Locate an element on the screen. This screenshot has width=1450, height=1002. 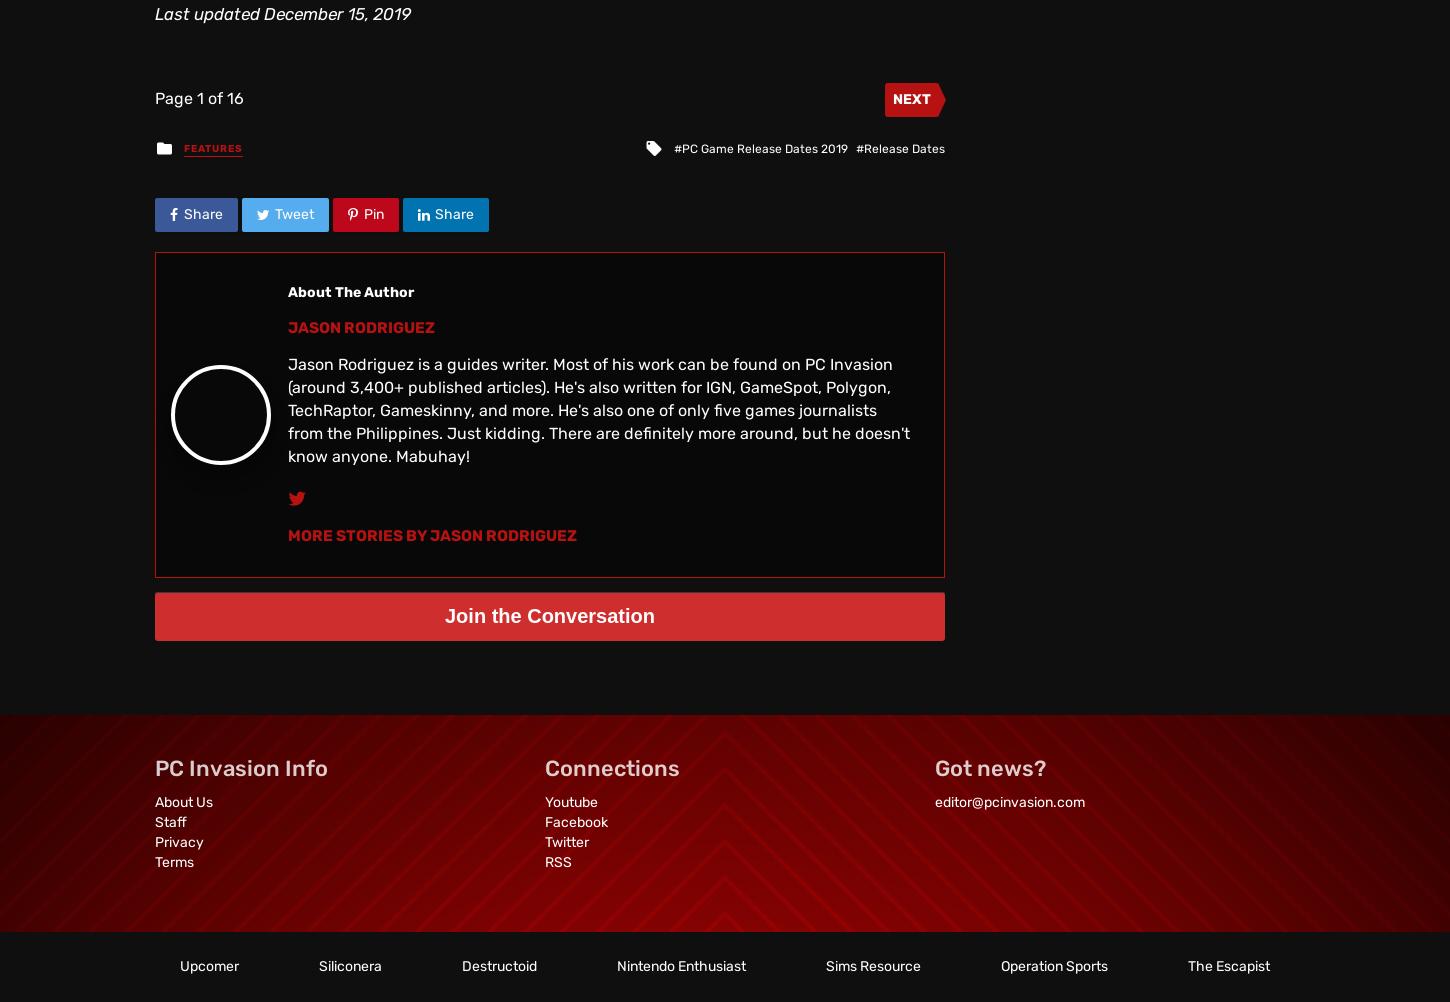
'Facebook' is located at coordinates (576, 821).